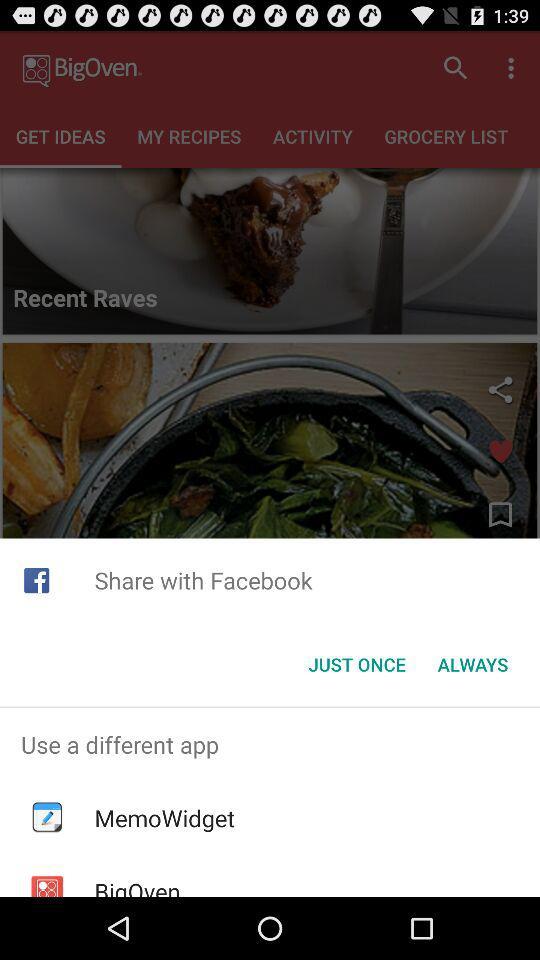 Image resolution: width=540 pixels, height=960 pixels. What do you see at coordinates (356, 664) in the screenshot?
I see `the icon to the left of always` at bounding box center [356, 664].